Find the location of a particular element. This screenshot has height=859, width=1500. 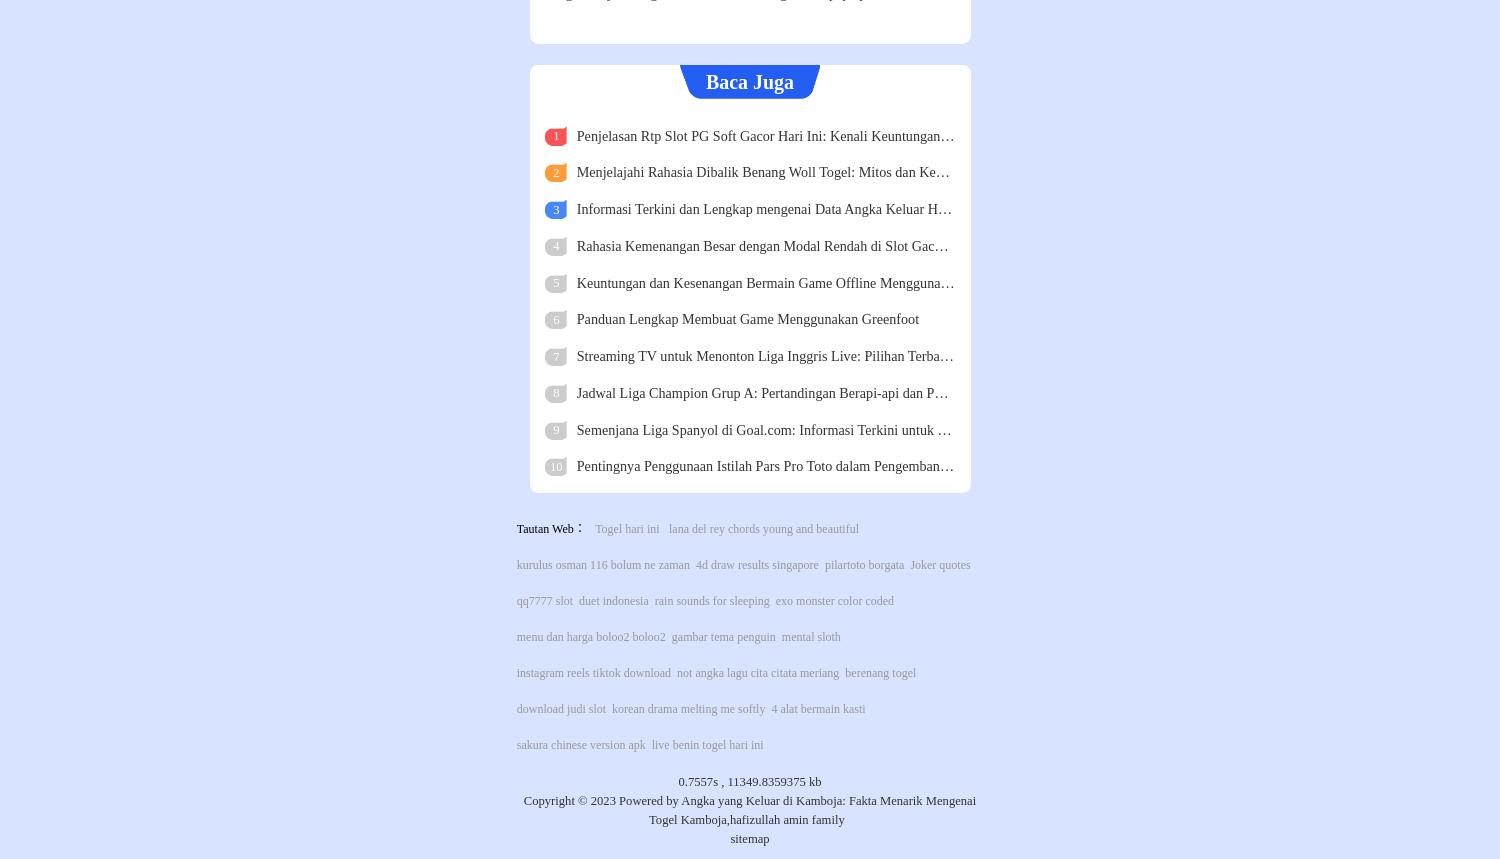

'0.7557s , 11349.8359375 kb' is located at coordinates (748, 782).